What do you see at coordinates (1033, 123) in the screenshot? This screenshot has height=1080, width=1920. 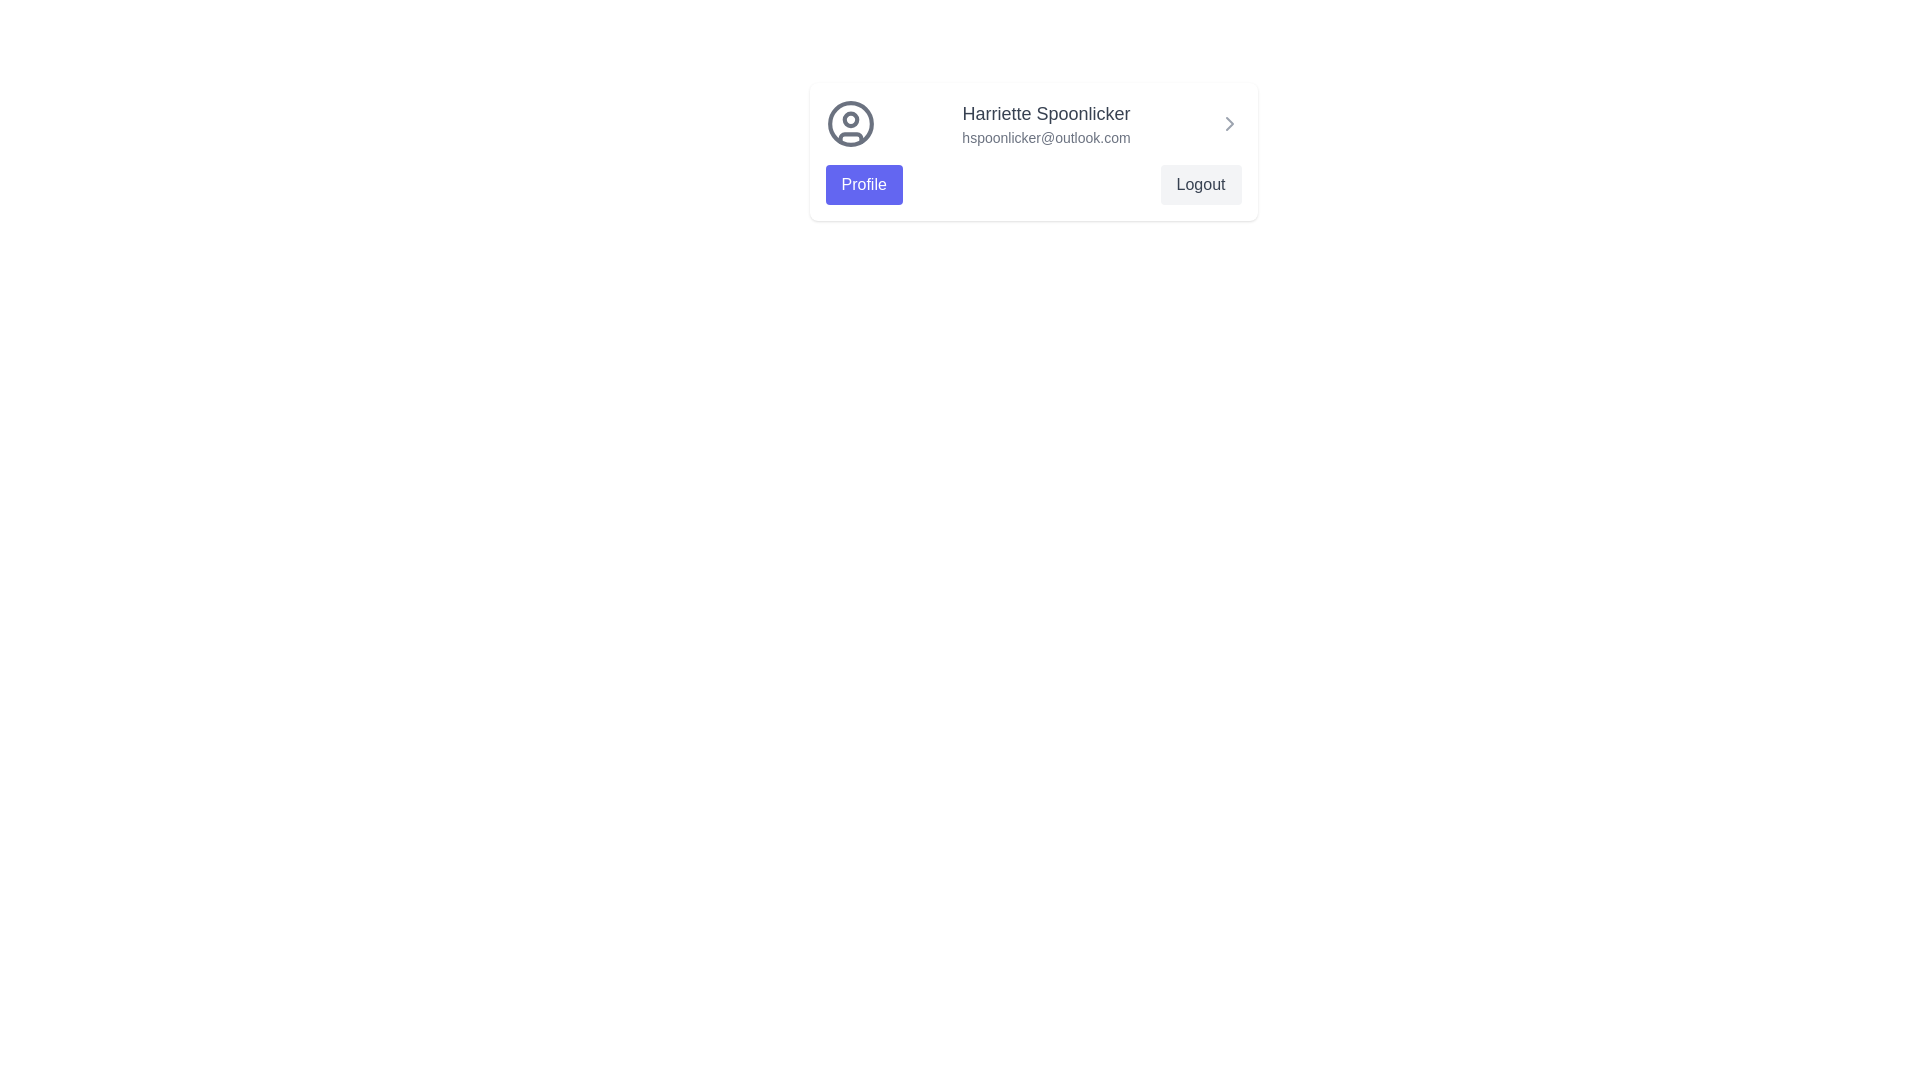 I see `the User Information Display Row element by targeting the name or email address displayed within it` at bounding box center [1033, 123].